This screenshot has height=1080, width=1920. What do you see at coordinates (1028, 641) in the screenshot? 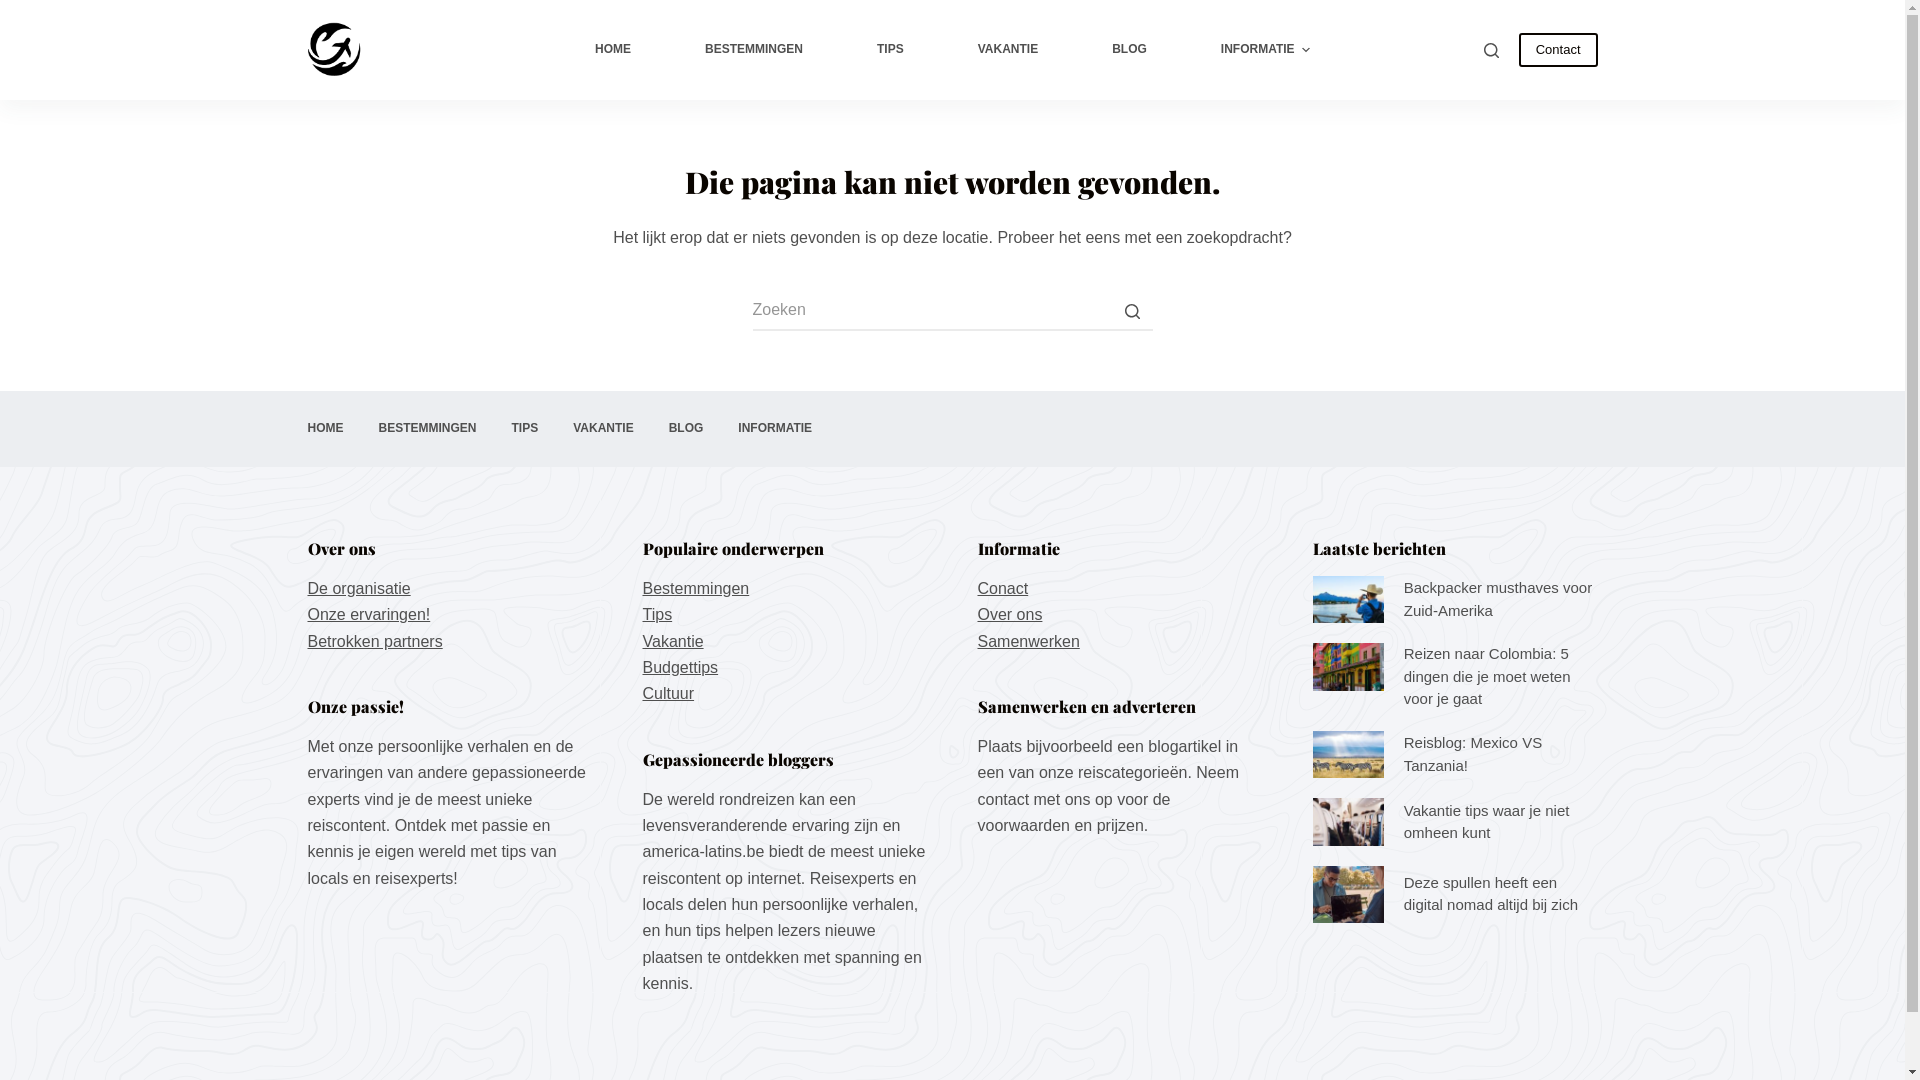
I see `'Samenwerken'` at bounding box center [1028, 641].